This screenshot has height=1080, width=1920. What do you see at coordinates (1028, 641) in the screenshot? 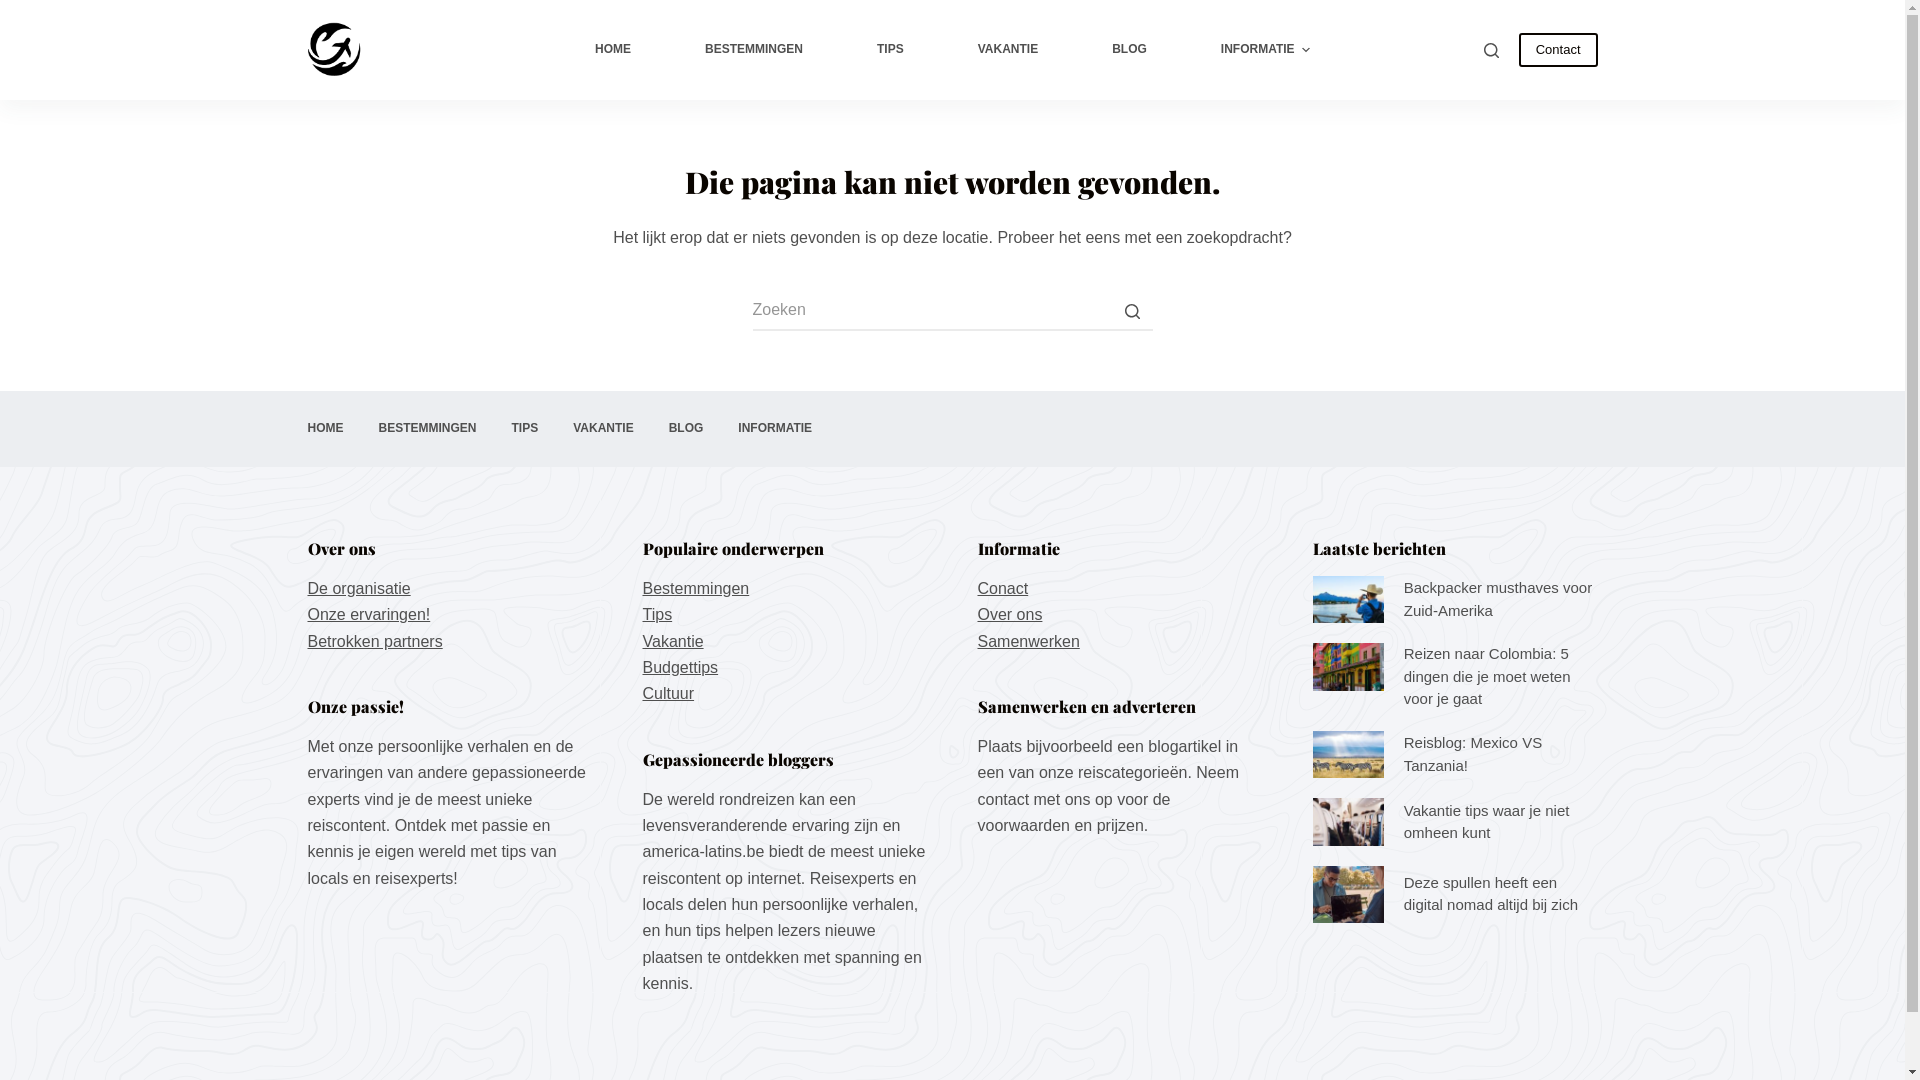
I see `'Samenwerken'` at bounding box center [1028, 641].